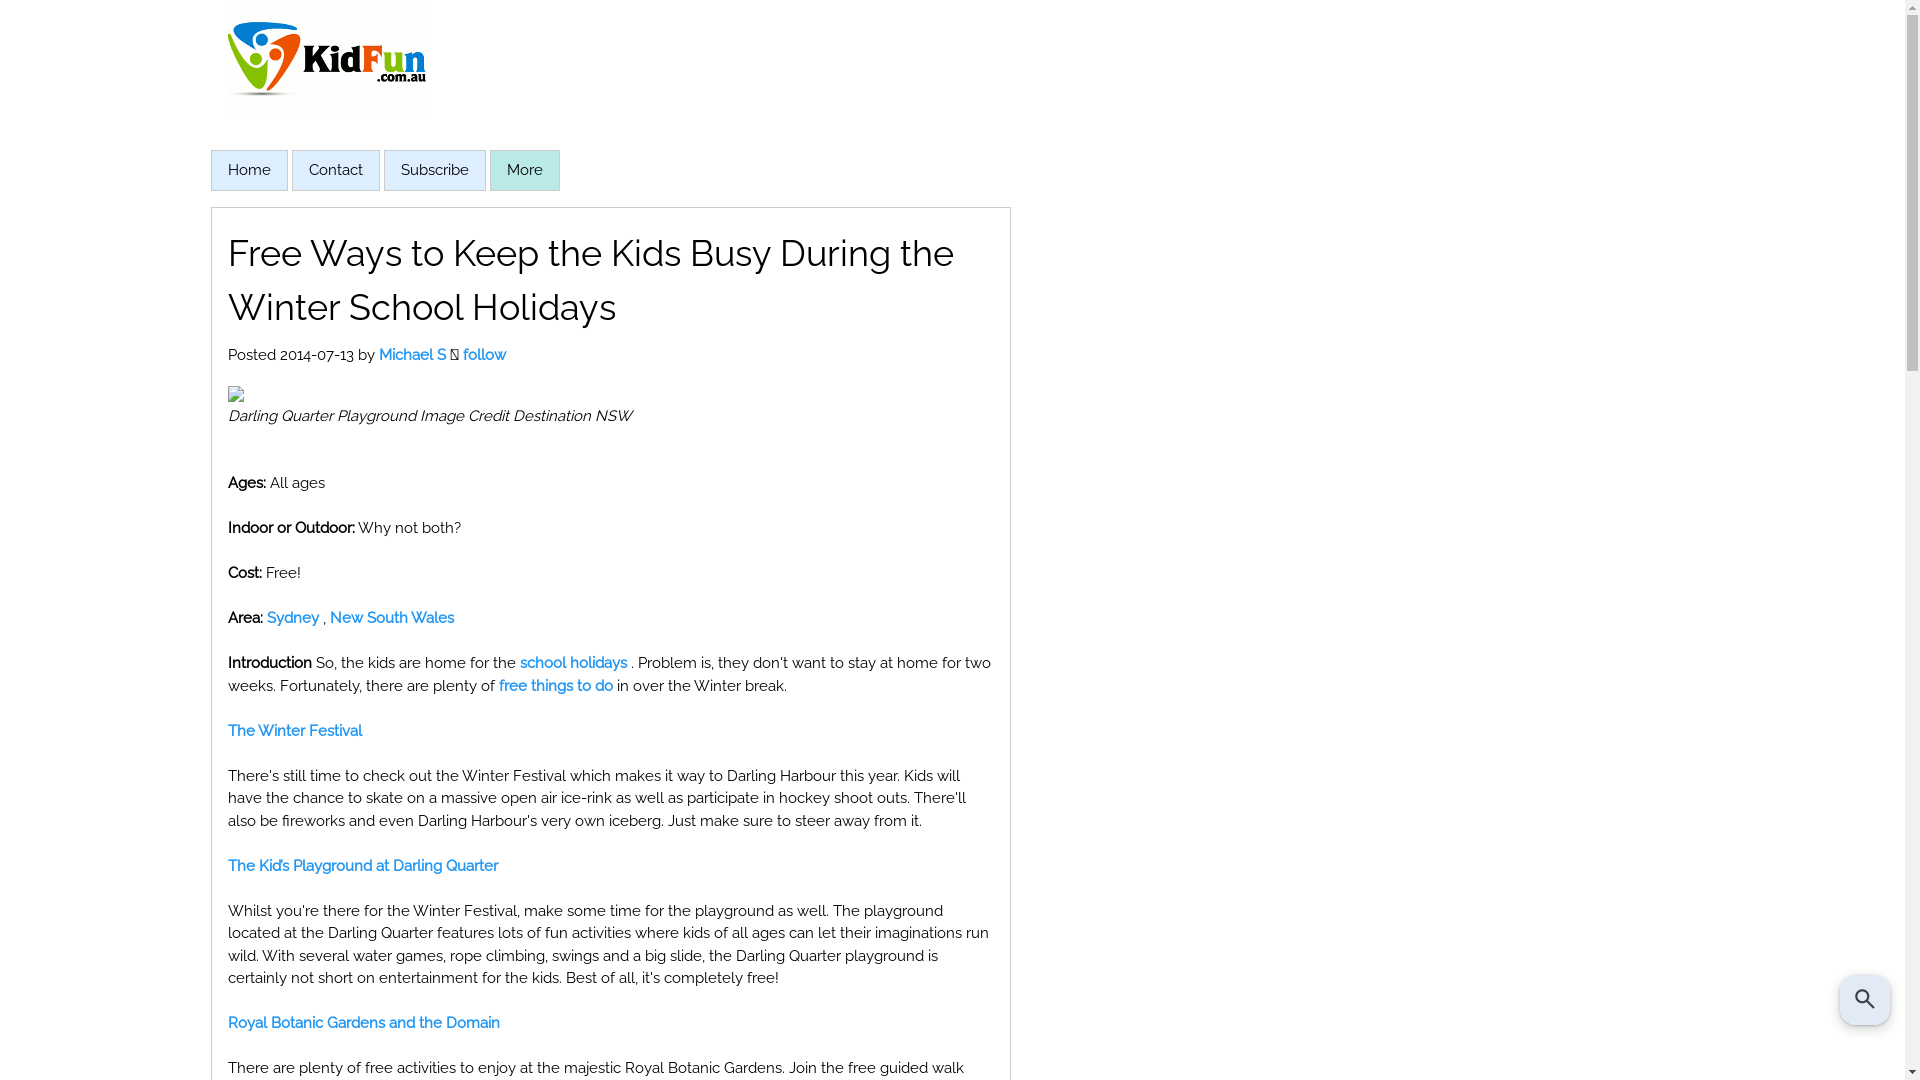  I want to click on 'school holidays', so click(572, 663).